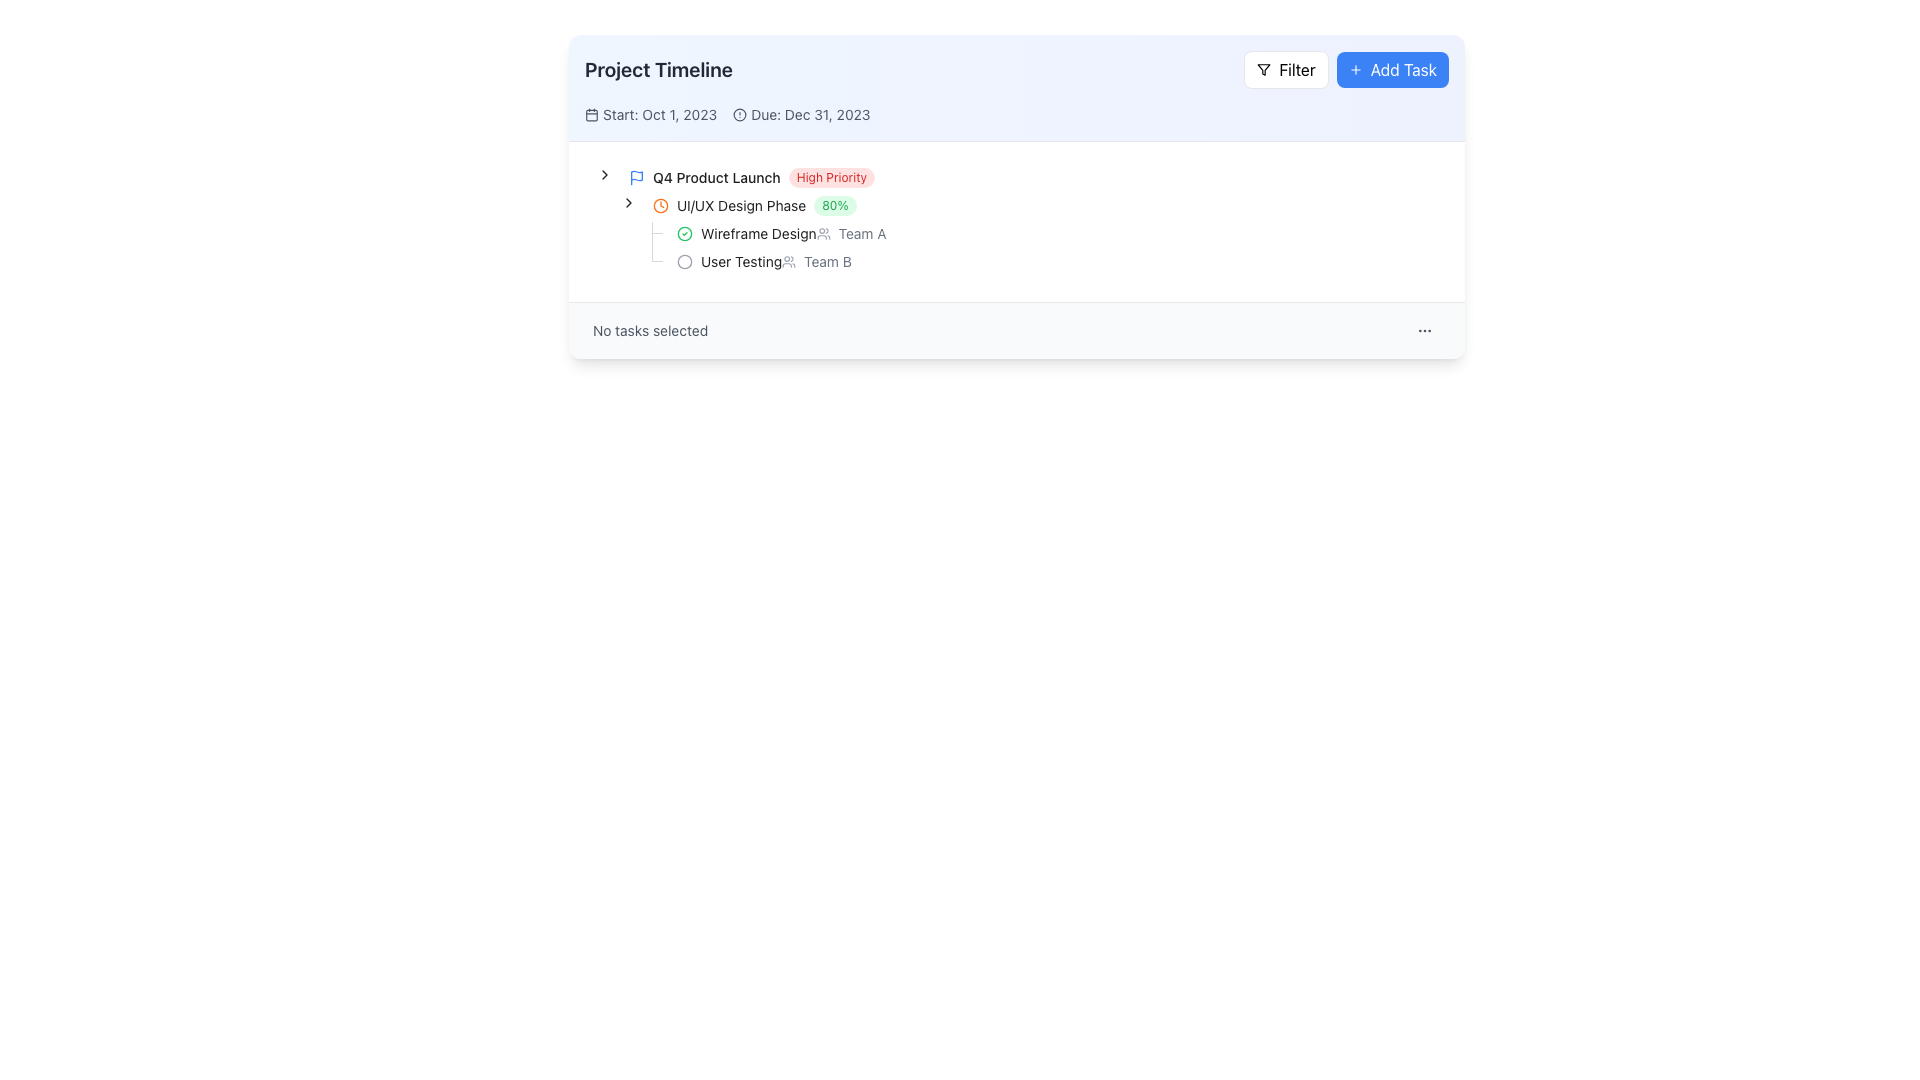 The width and height of the screenshot is (1920, 1080). What do you see at coordinates (685, 233) in the screenshot?
I see `the green circular badge with a checkmark indicating the completion of the 'UI/UX Design Phase' task in the project timeline to trigger its linked functionalities` at bounding box center [685, 233].